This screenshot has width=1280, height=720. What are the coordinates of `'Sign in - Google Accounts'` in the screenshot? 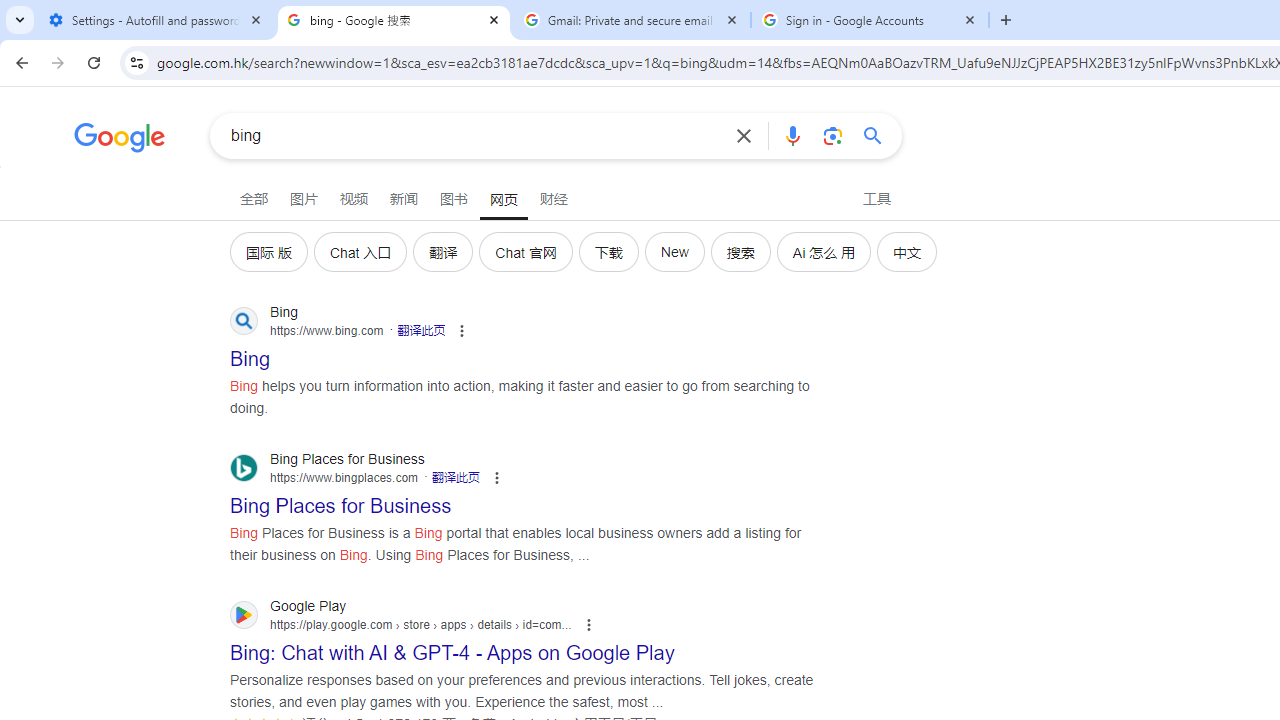 It's located at (870, 20).